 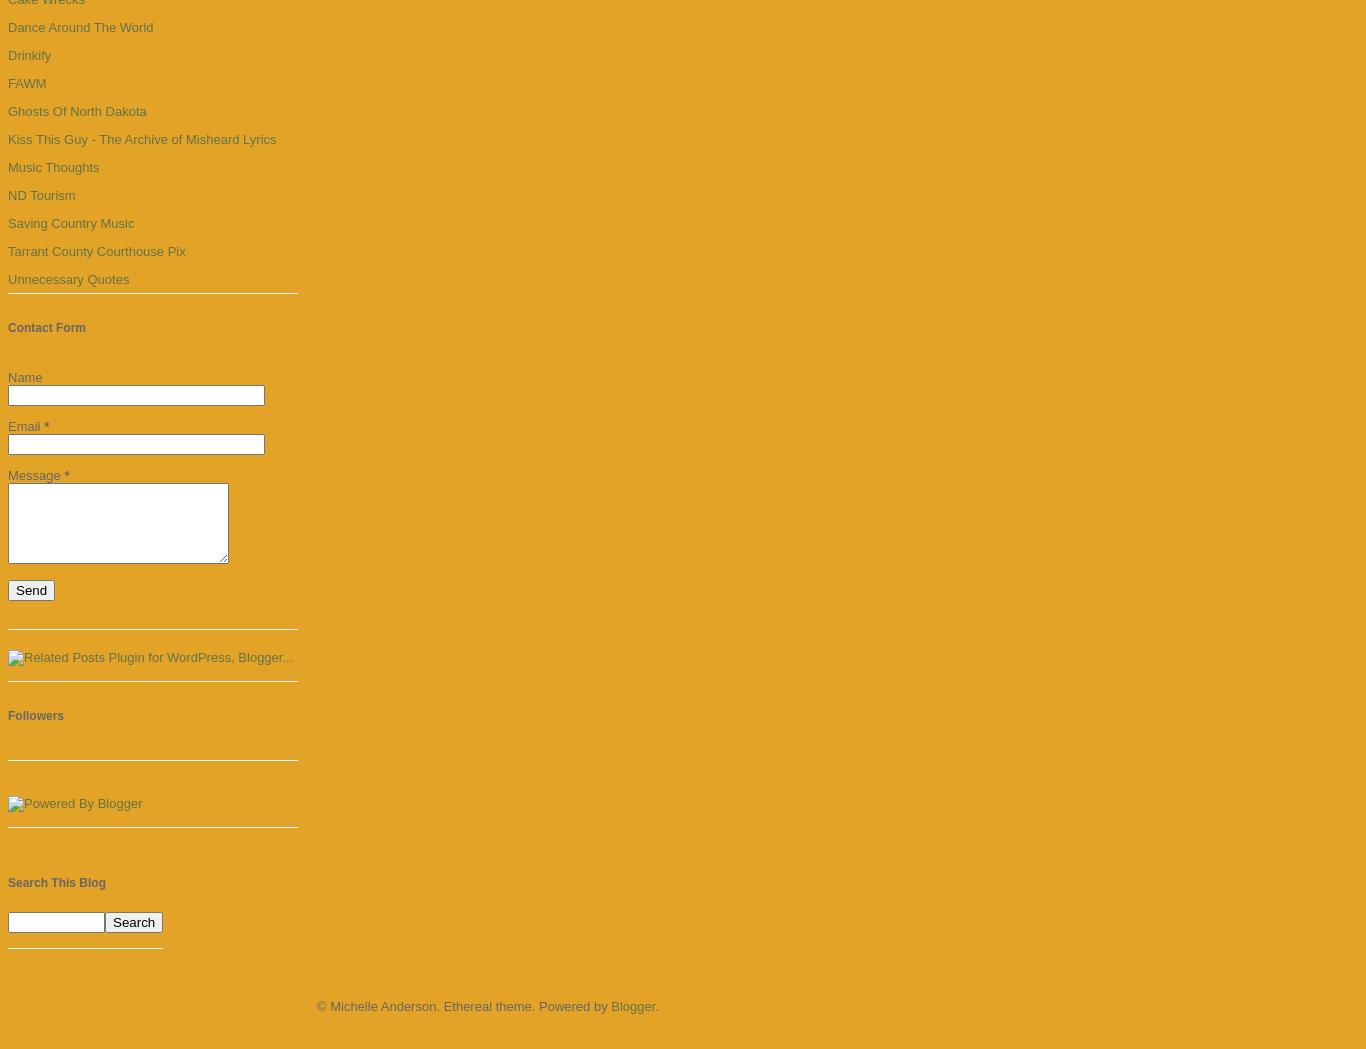 What do you see at coordinates (36, 716) in the screenshot?
I see `'Followers'` at bounding box center [36, 716].